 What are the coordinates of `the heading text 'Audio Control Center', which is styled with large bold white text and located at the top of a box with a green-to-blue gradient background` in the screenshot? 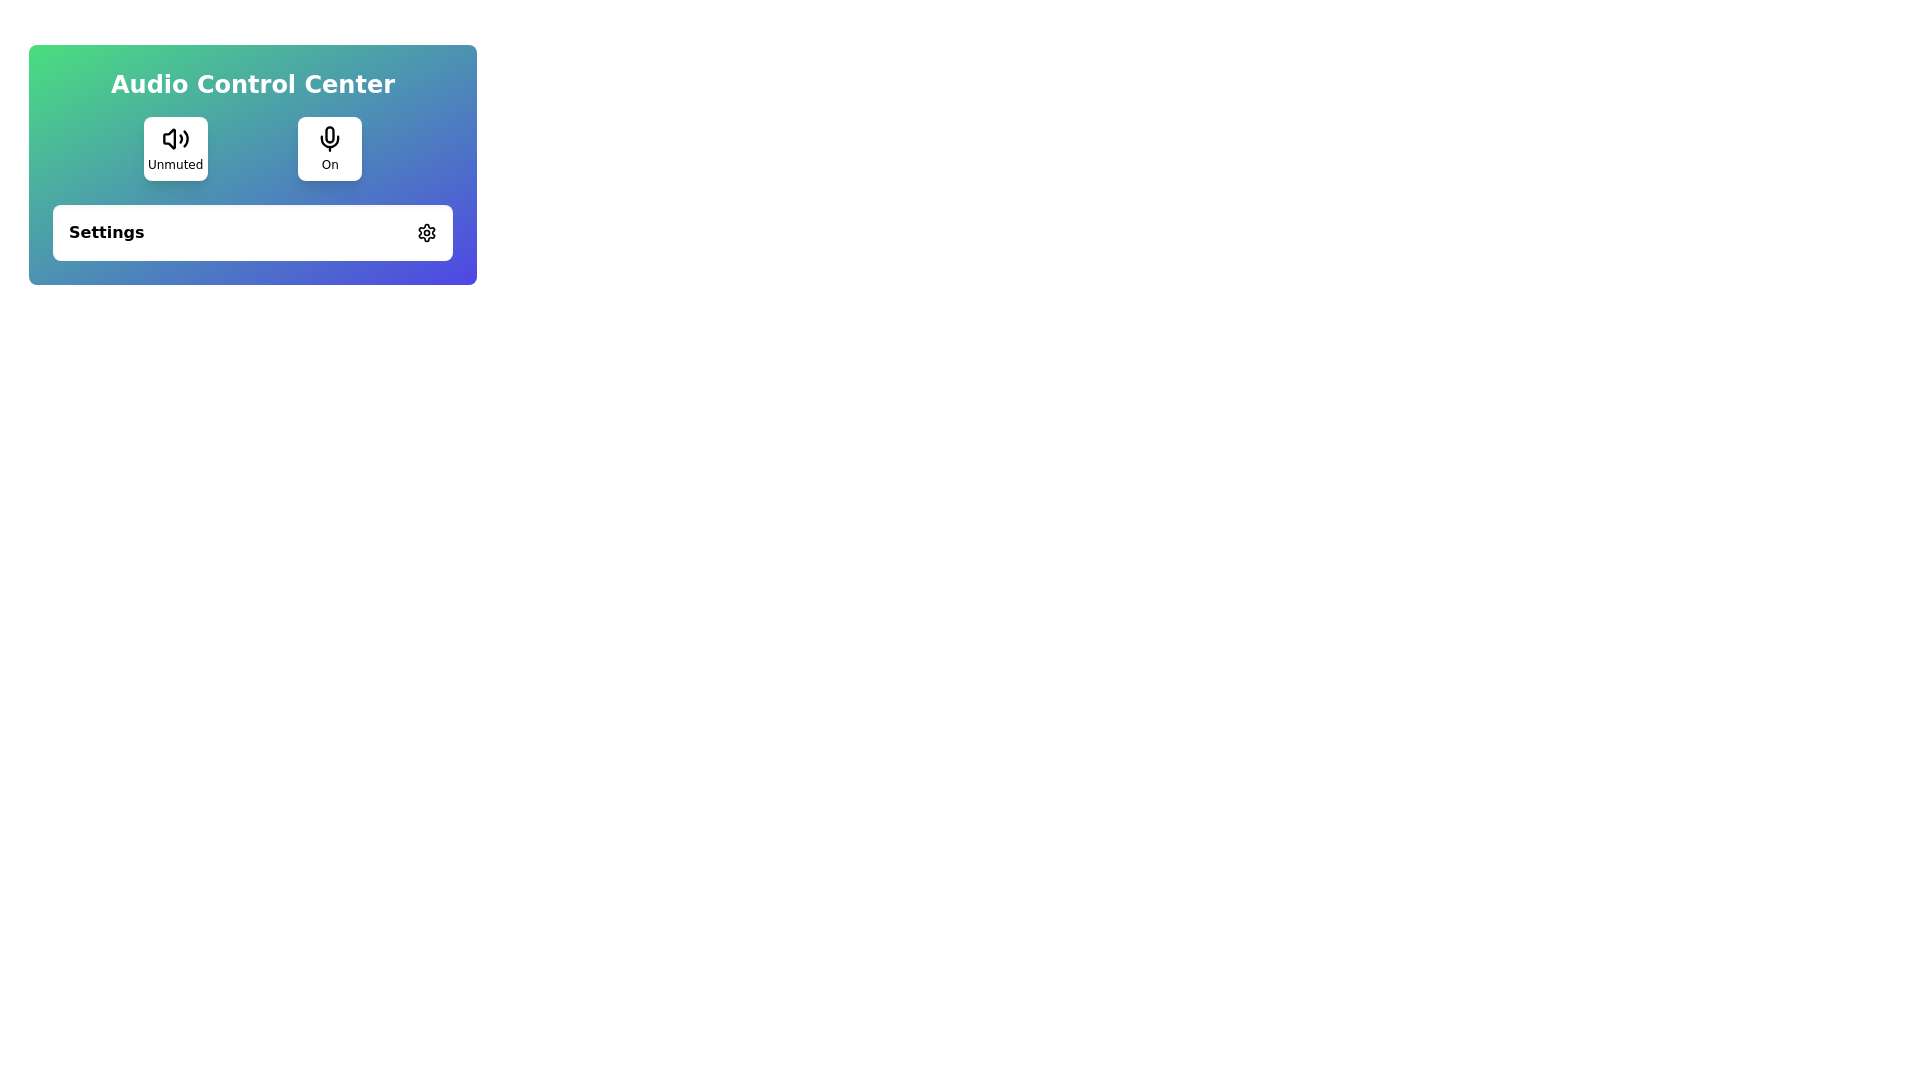 It's located at (252, 83).